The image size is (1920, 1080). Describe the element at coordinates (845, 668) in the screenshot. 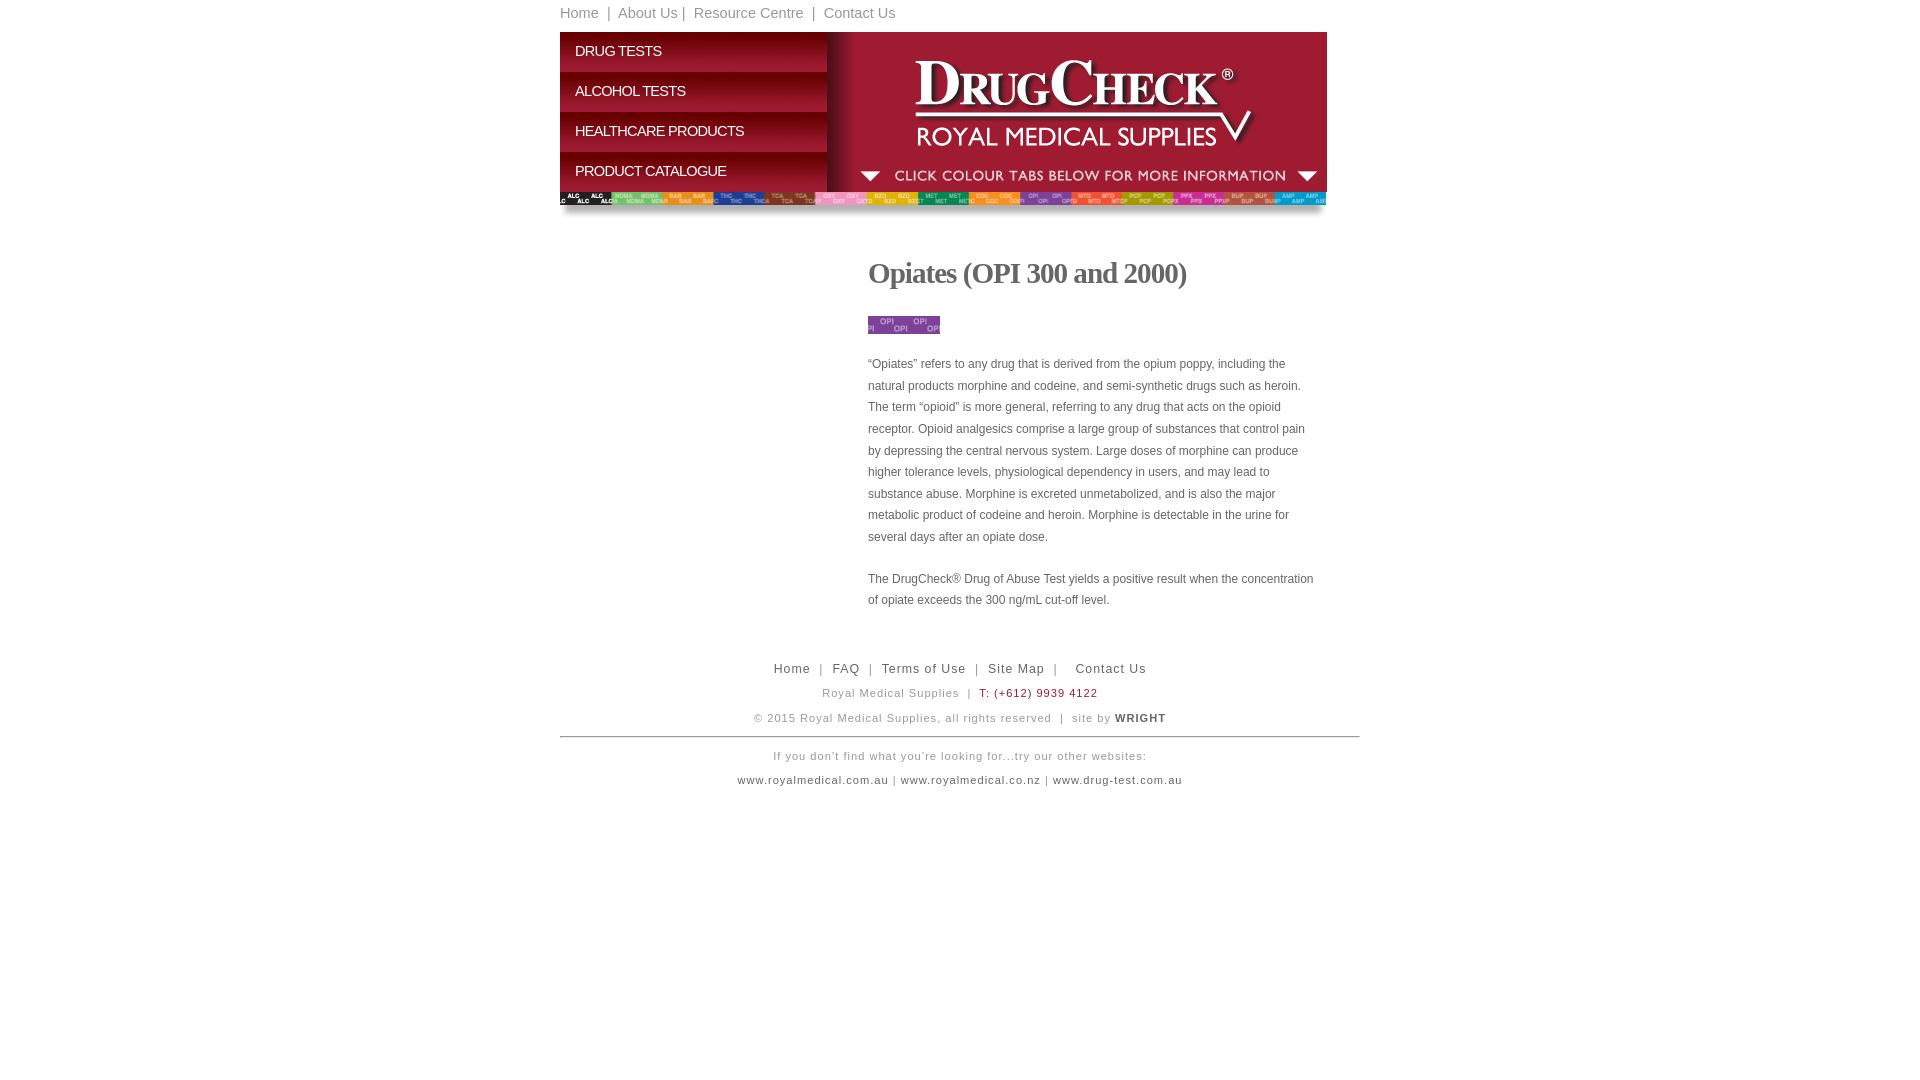

I see `'FAQ'` at that location.